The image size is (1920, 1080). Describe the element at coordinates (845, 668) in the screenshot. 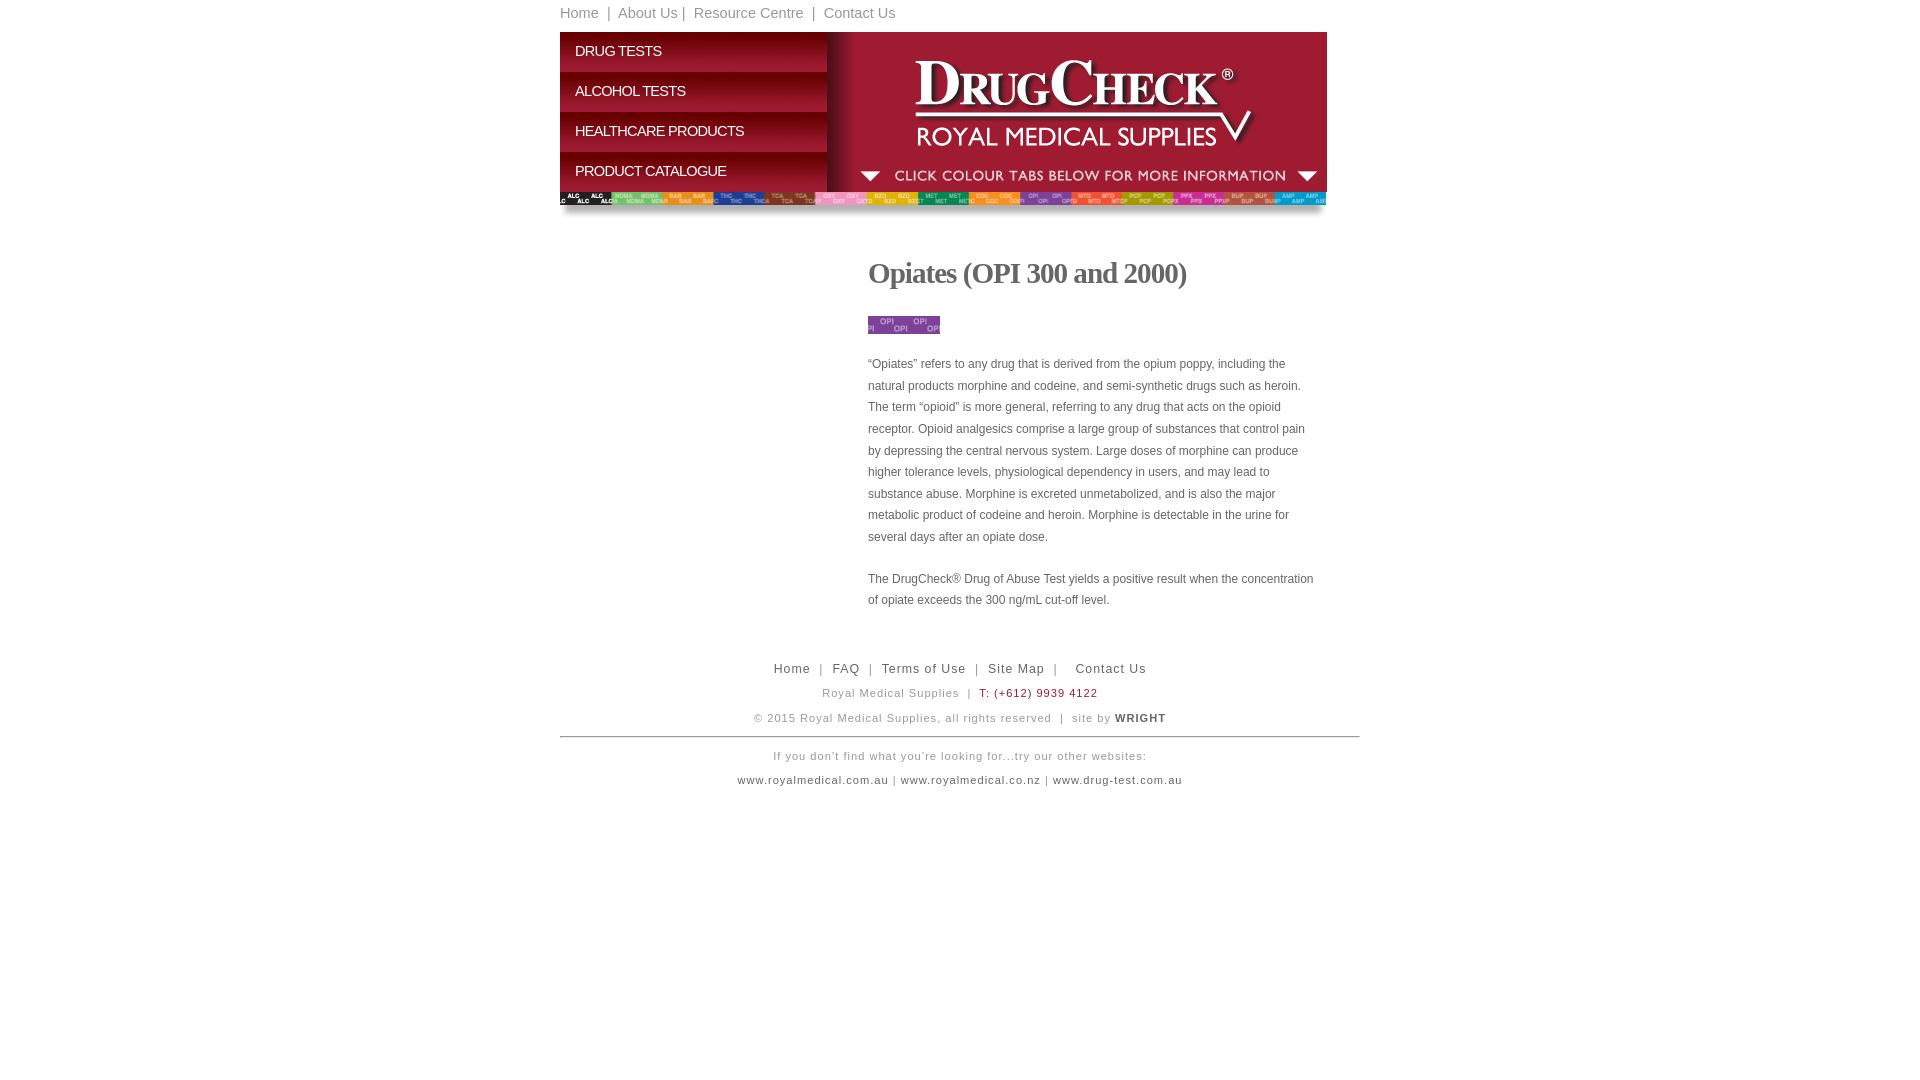

I see `'FAQ'` at that location.